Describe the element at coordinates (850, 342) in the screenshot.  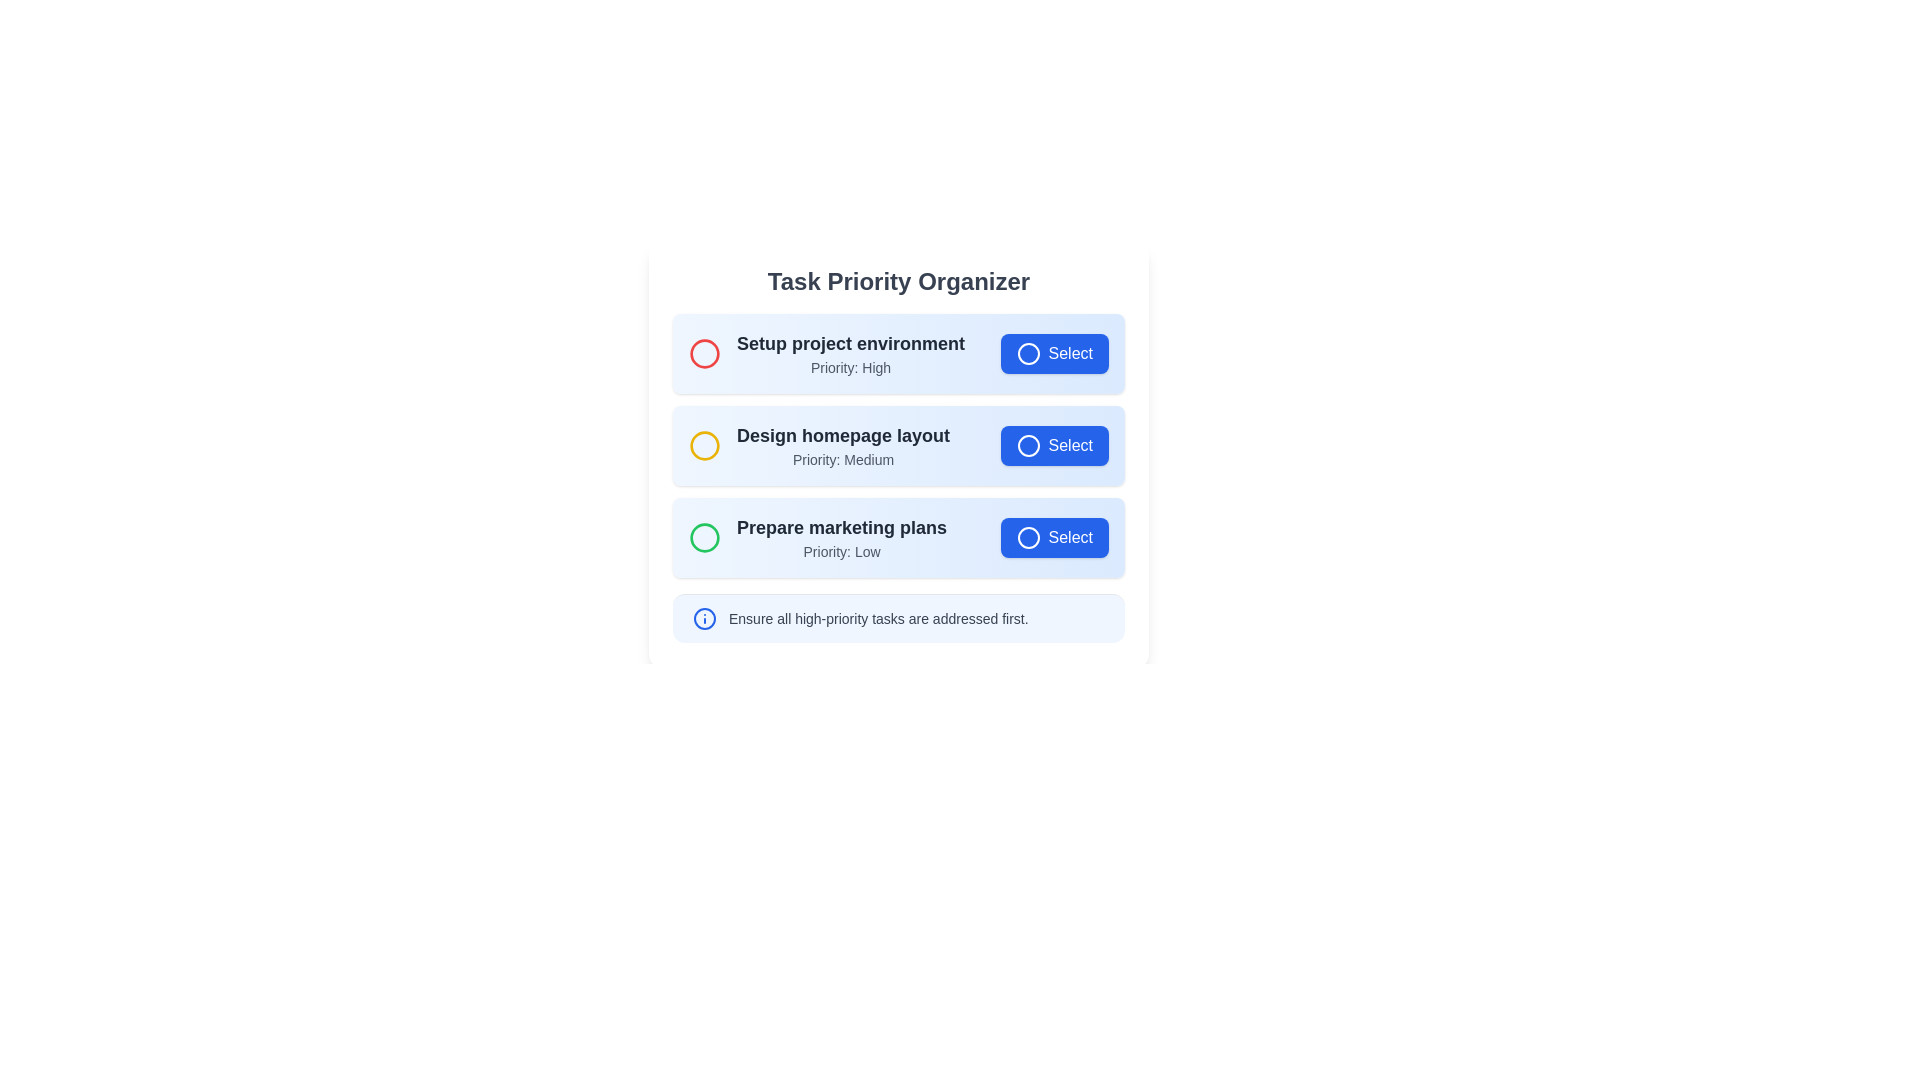
I see `the main title text label that identifies the task, located at the top of the task list, above the 'Priority: High' text` at that location.